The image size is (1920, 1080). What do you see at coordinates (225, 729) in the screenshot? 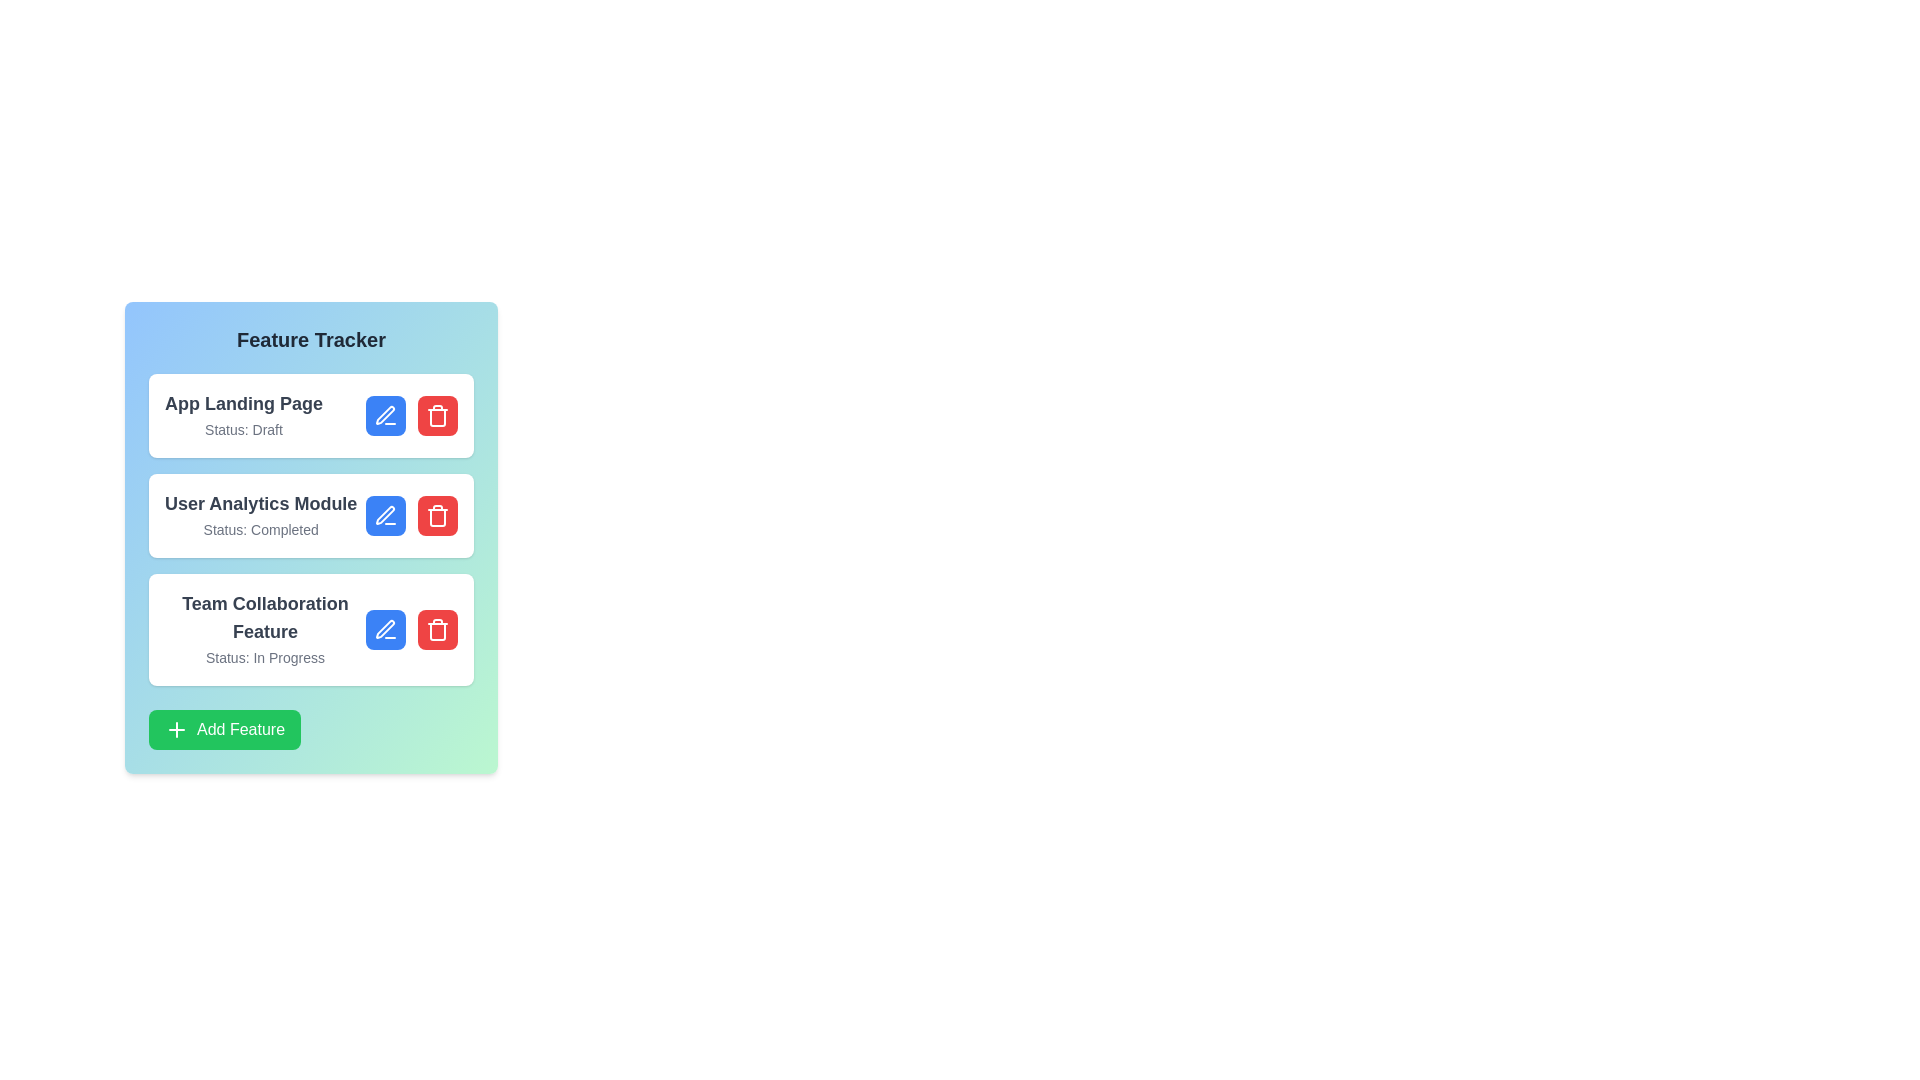
I see `the 'Add Feature' button to add a new item to the list` at bounding box center [225, 729].